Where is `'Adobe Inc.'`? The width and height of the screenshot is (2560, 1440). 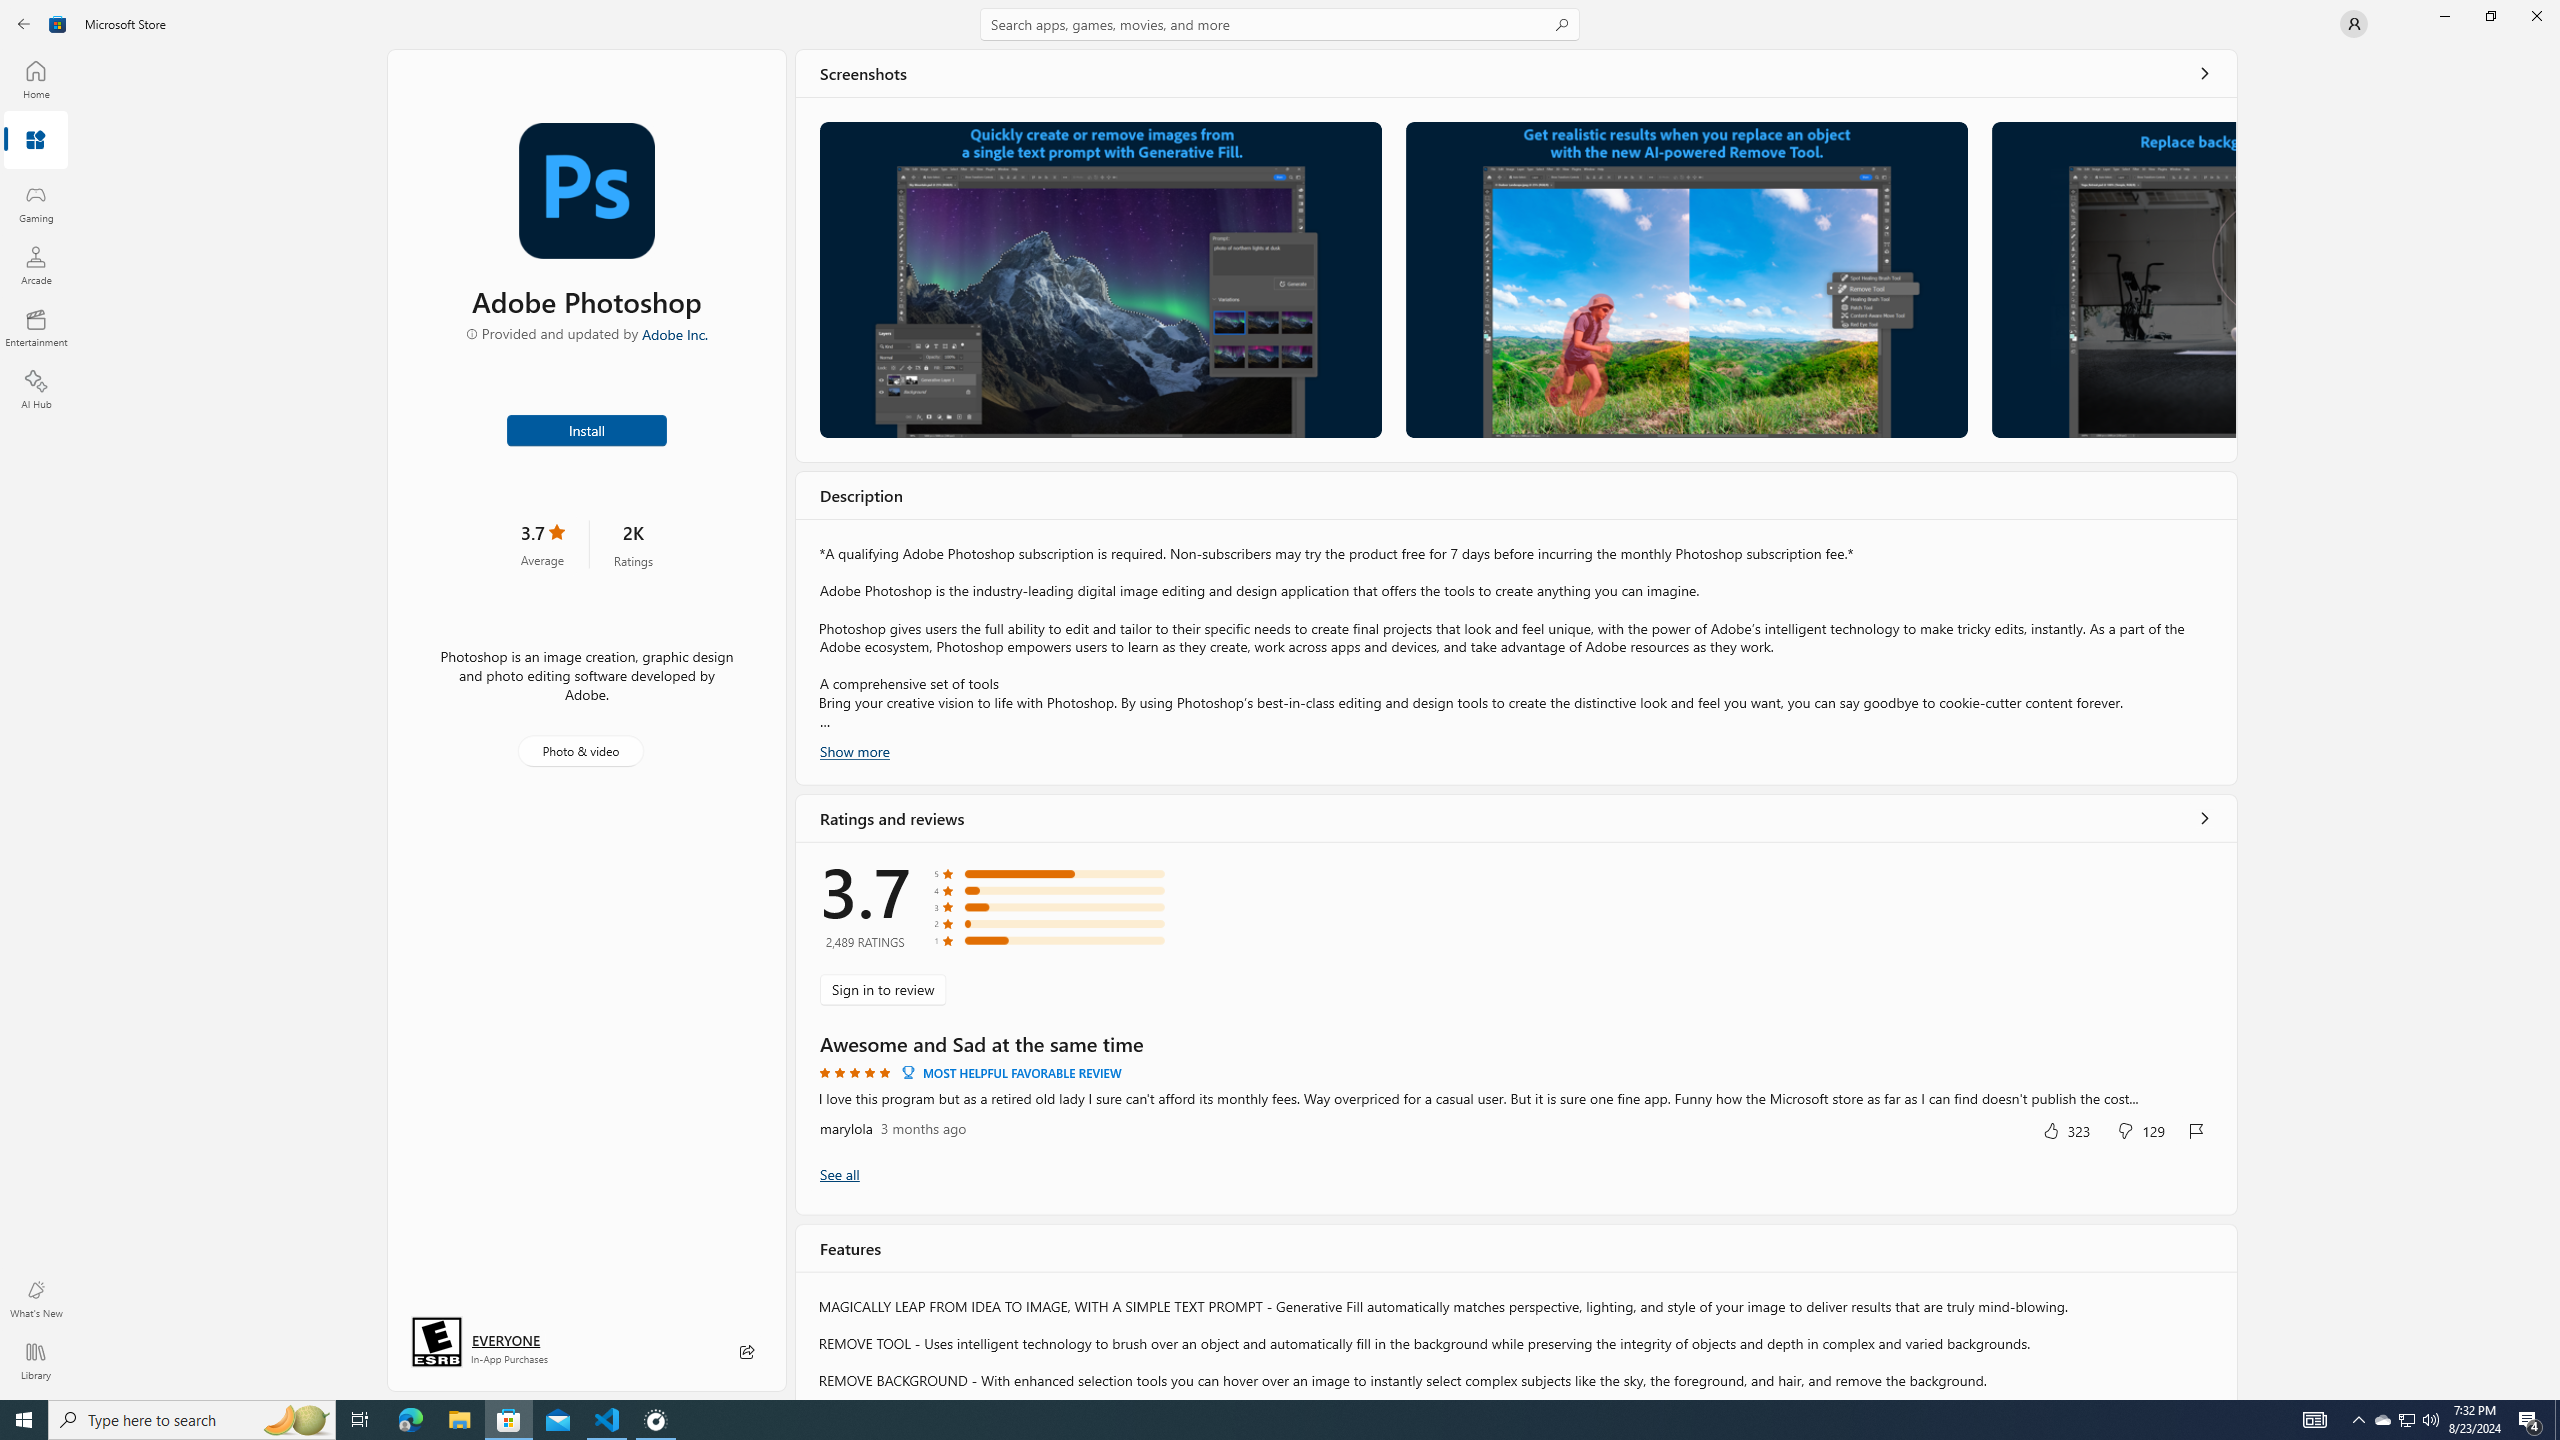 'Adobe Inc.' is located at coordinates (674, 333).